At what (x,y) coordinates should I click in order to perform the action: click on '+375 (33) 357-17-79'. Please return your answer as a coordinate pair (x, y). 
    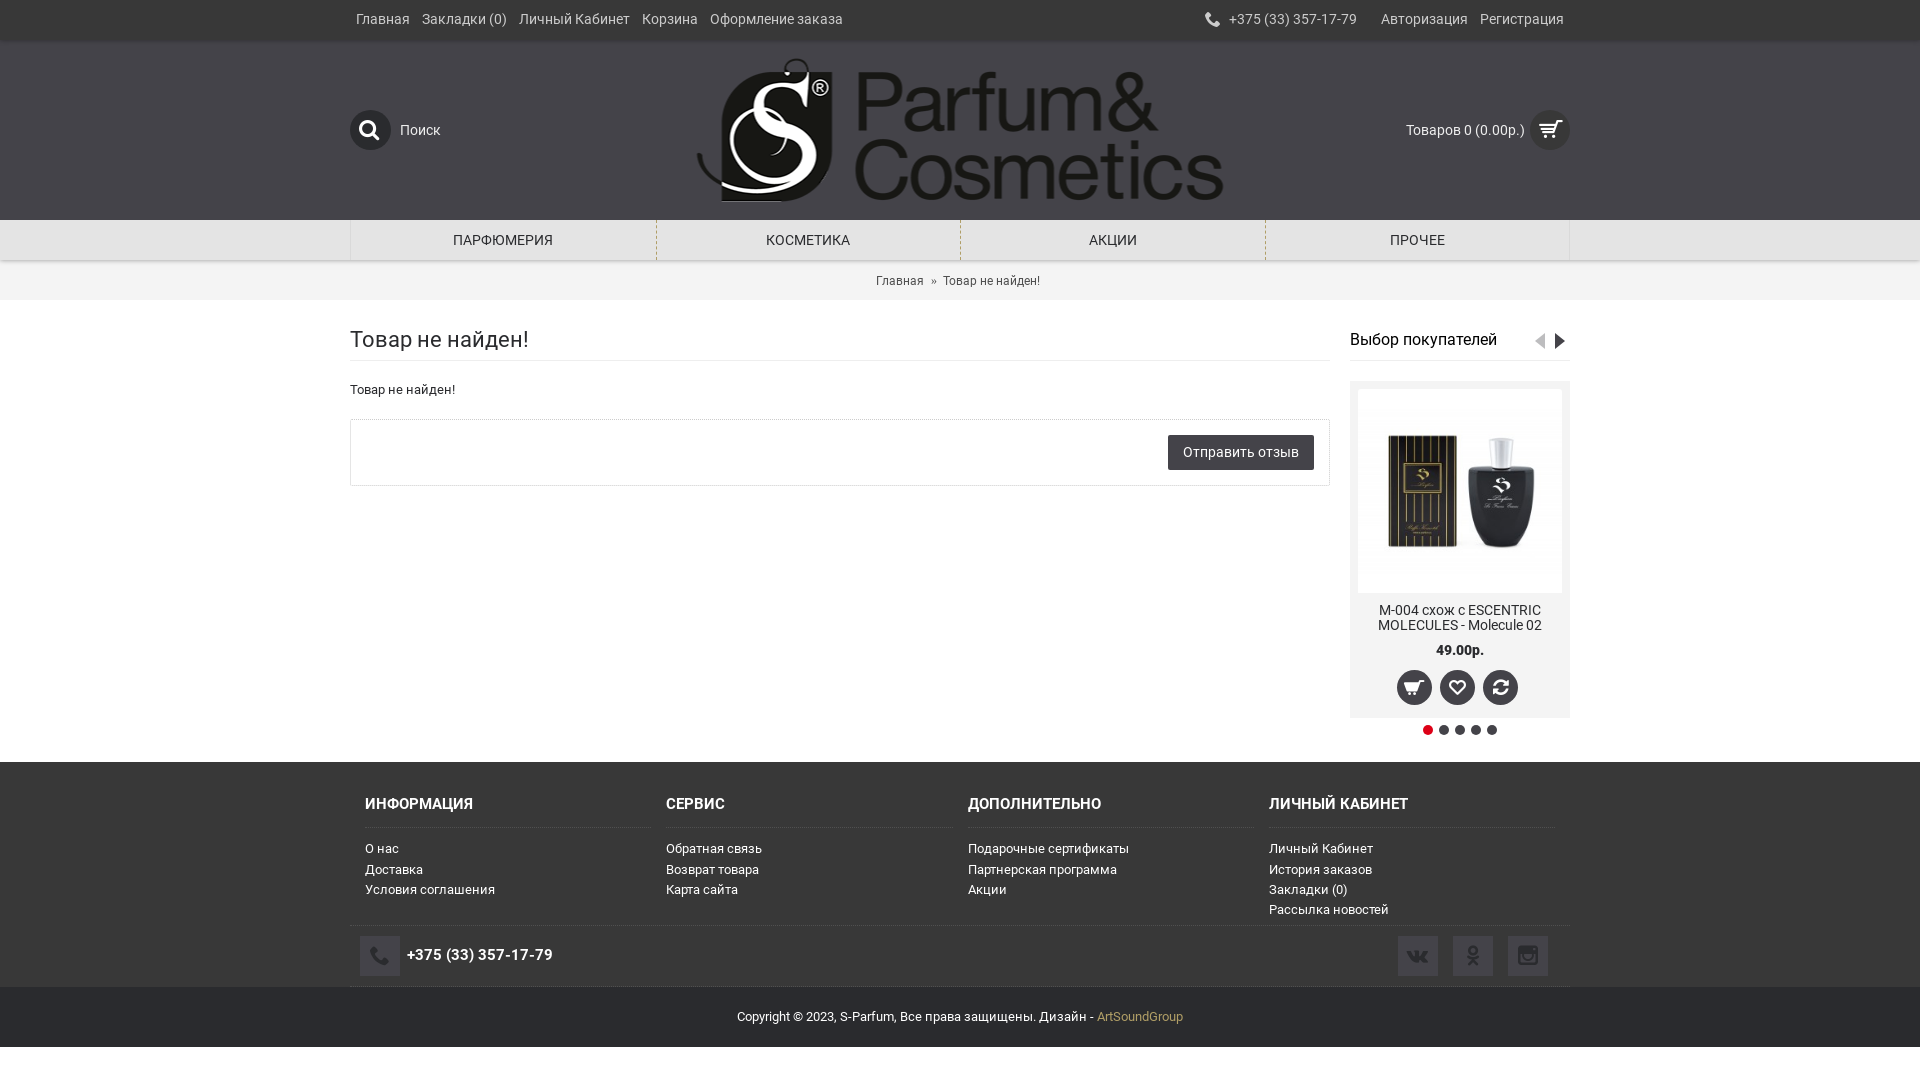
    Looking at the image, I should click on (1281, 19).